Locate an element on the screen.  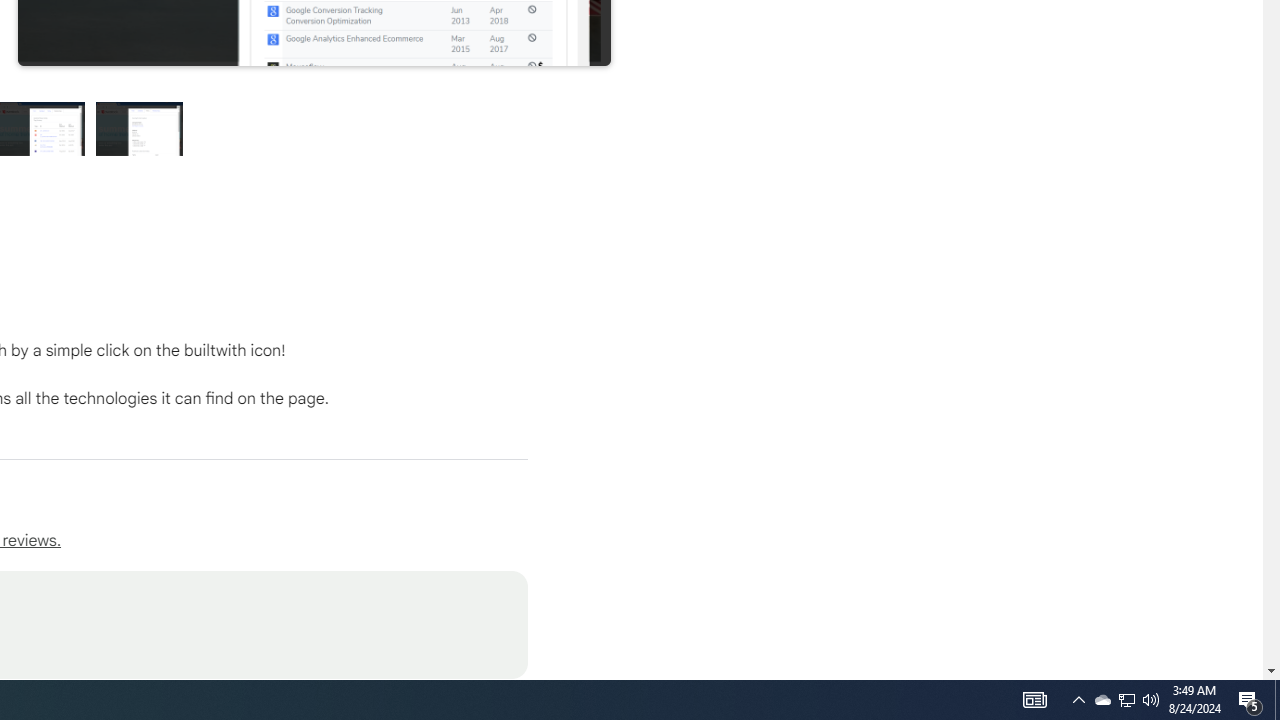
'Preview slide 4' is located at coordinates (139, 128).